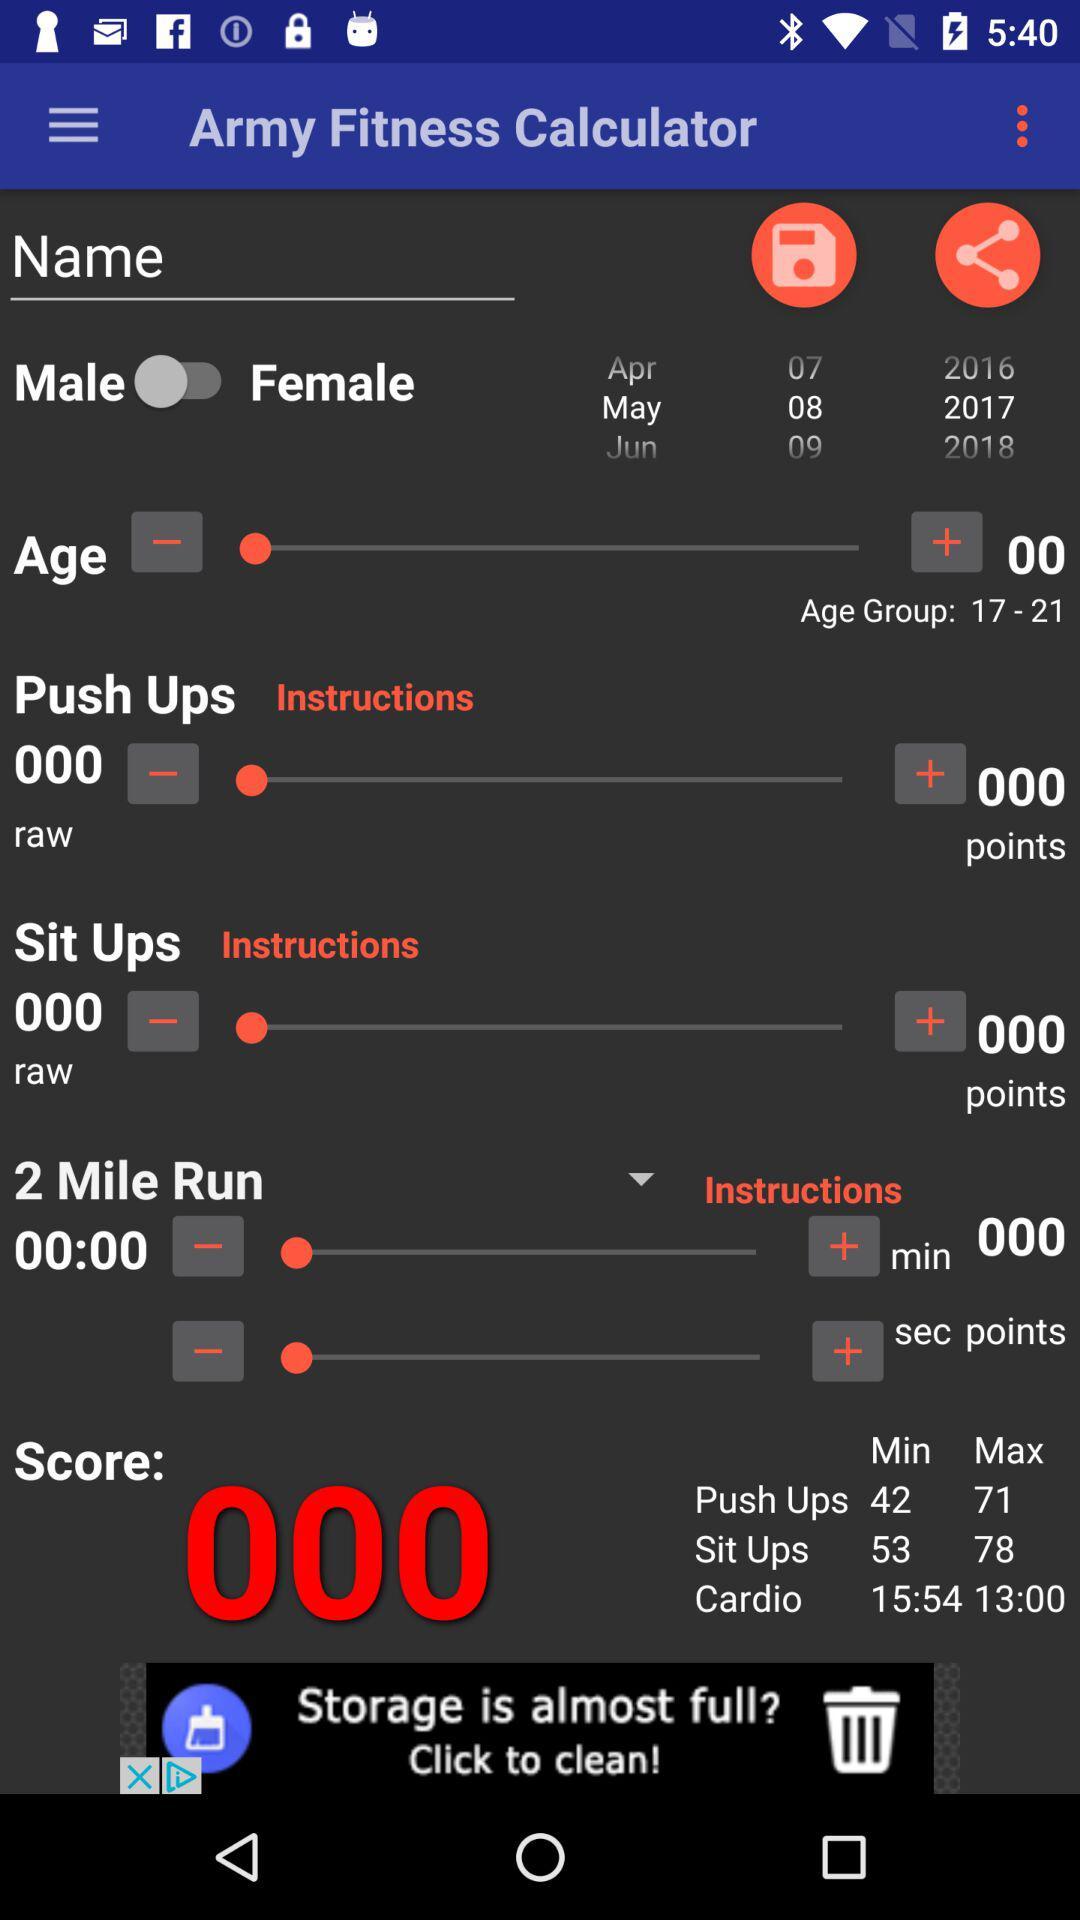  Describe the element at coordinates (802, 253) in the screenshot. I see `the save icon` at that location.